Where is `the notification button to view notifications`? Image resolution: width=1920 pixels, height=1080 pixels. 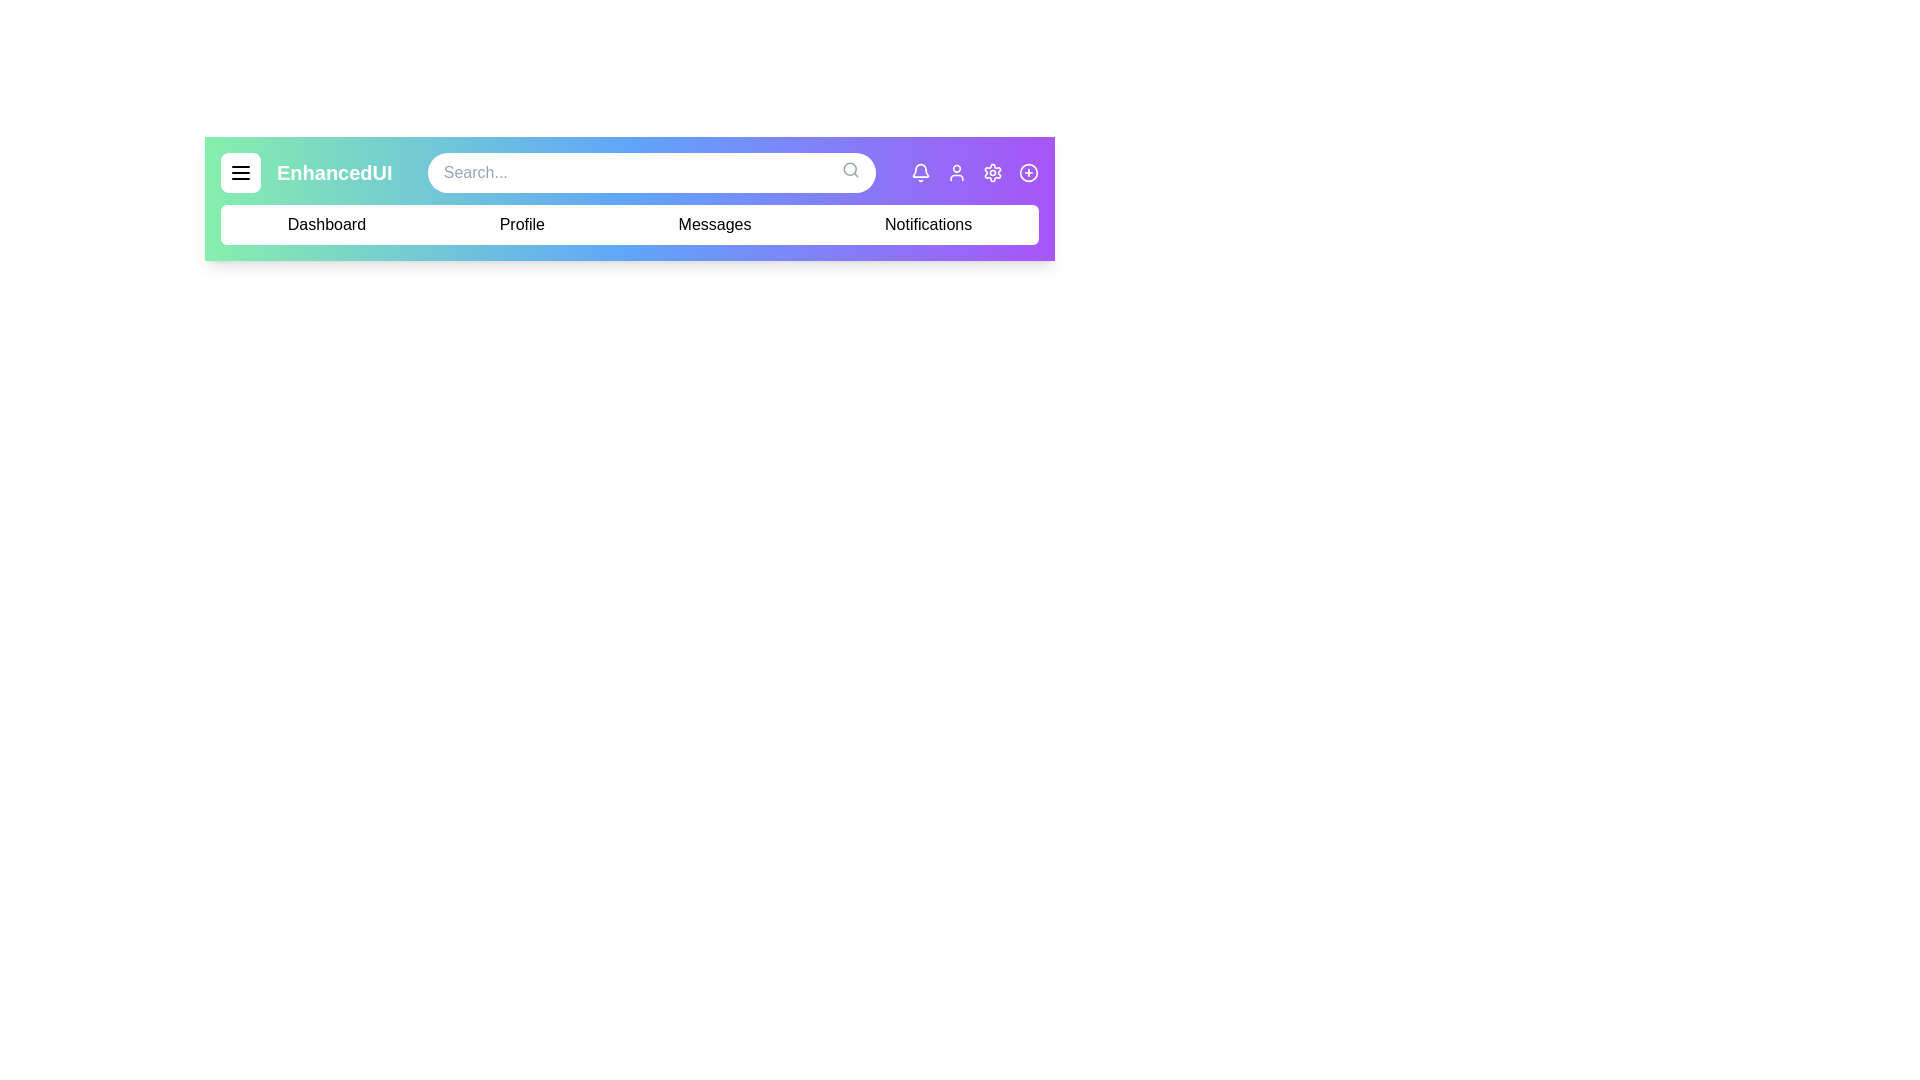
the notification button to view notifications is located at coordinates (919, 172).